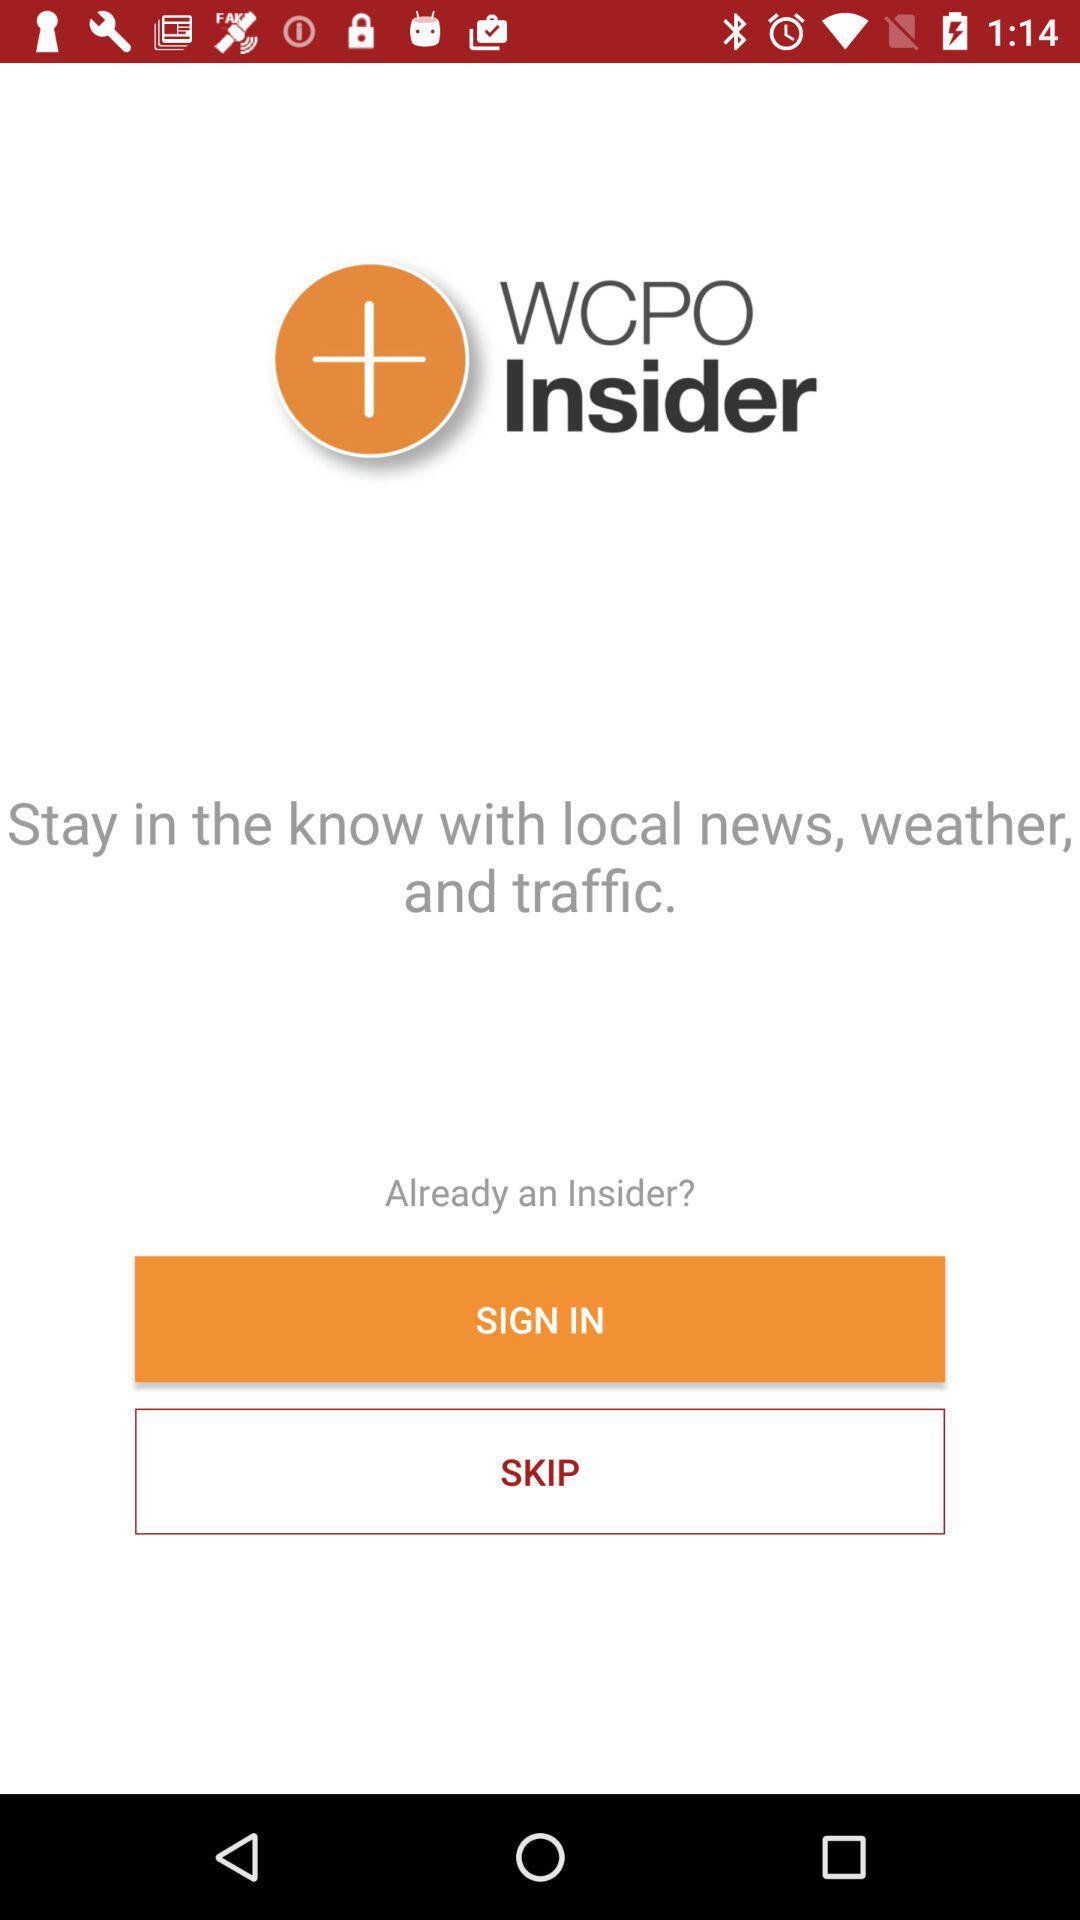 The image size is (1080, 1920). Describe the element at coordinates (540, 1319) in the screenshot. I see `sign in` at that location.